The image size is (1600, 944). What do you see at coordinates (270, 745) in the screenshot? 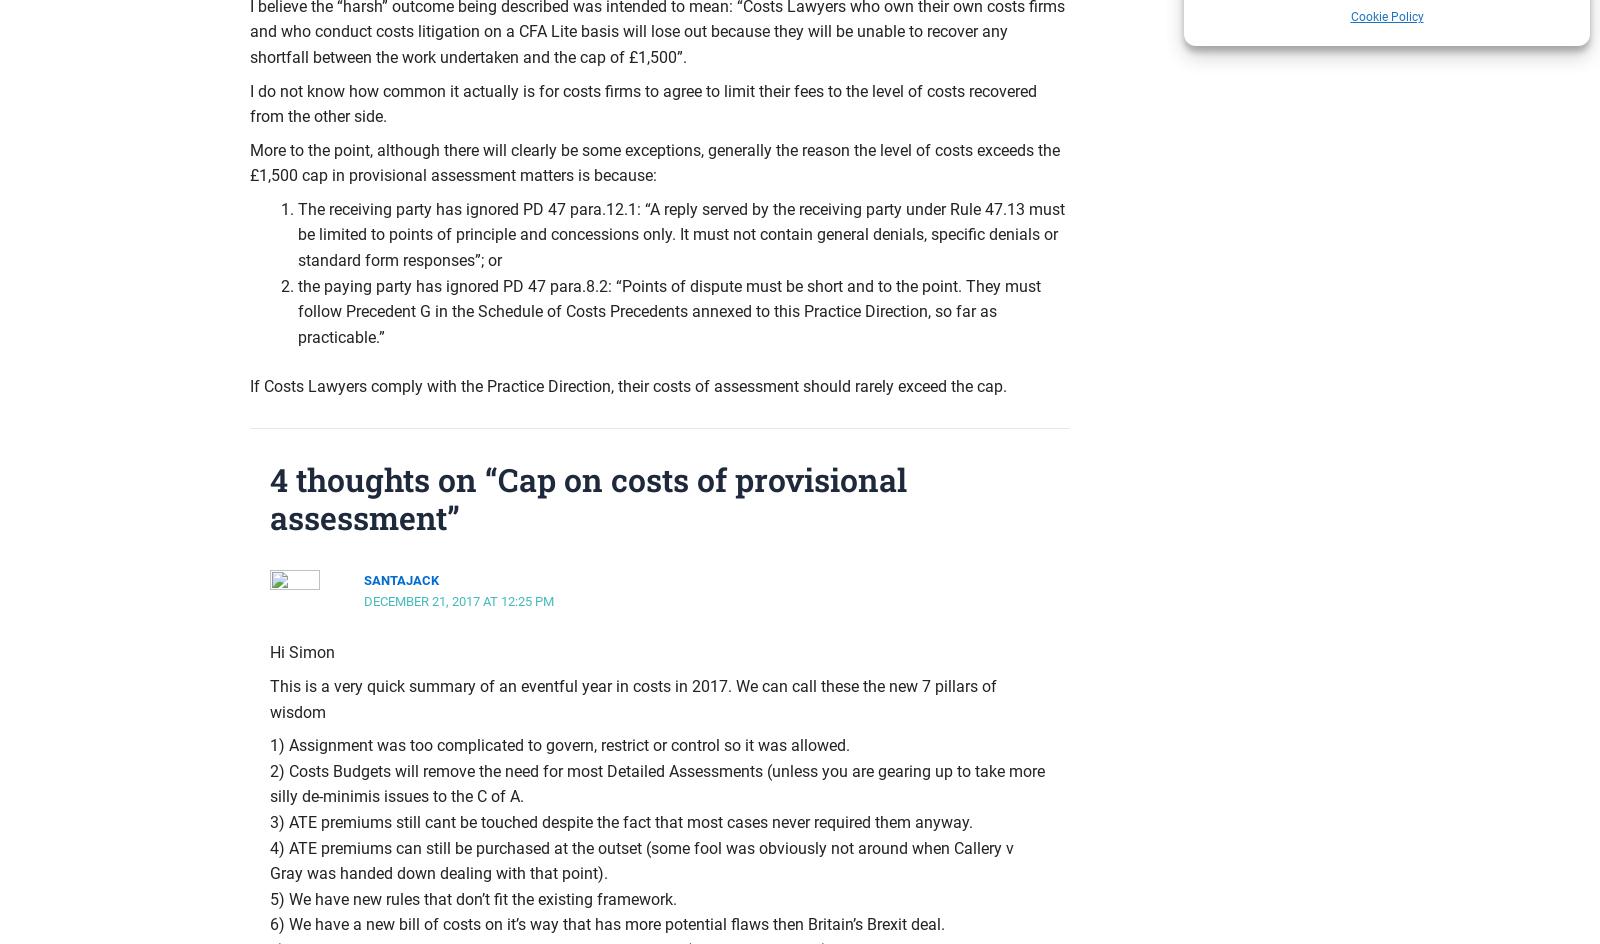
I see `'1) Assignment was too complicated to govern, restrict or control so it was allowed.'` at bounding box center [270, 745].